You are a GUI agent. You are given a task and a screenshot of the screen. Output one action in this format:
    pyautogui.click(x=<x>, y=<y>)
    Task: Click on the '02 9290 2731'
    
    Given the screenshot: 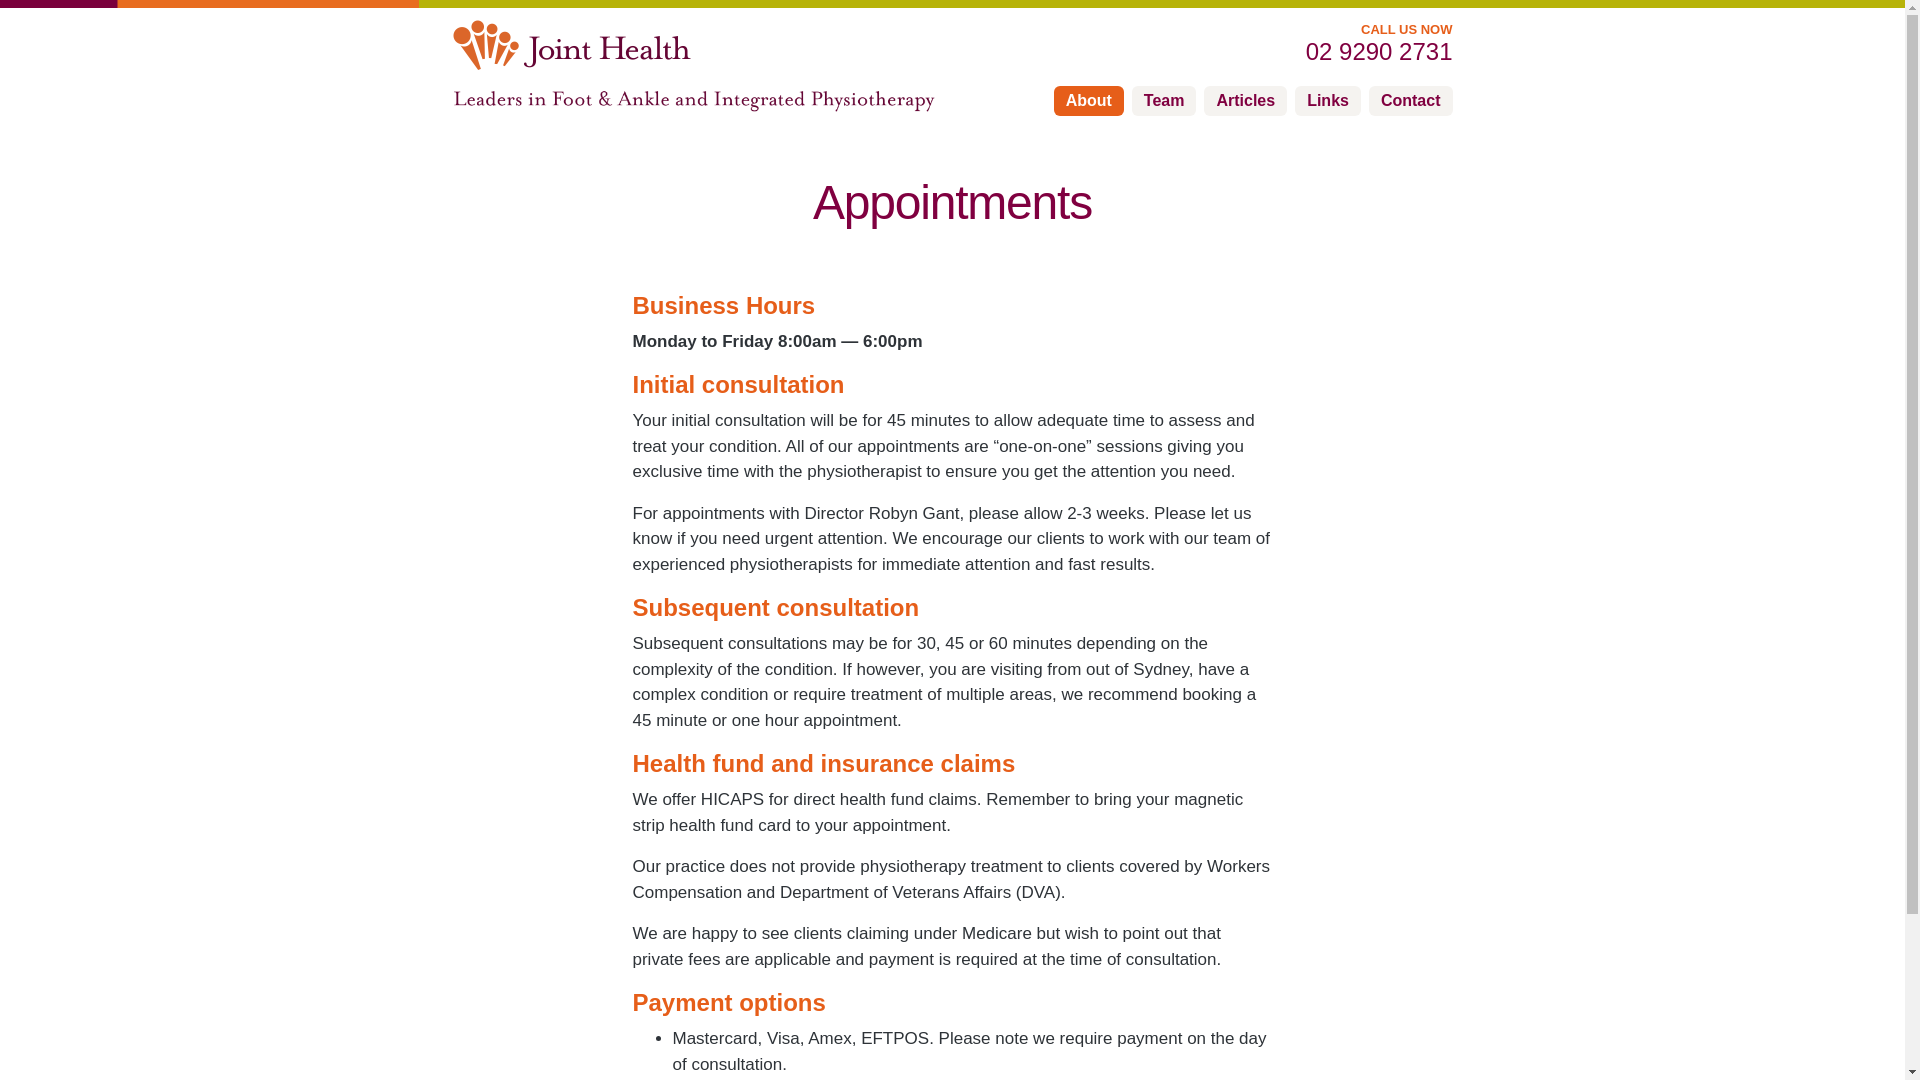 What is the action you would take?
    pyautogui.click(x=1291, y=50)
    